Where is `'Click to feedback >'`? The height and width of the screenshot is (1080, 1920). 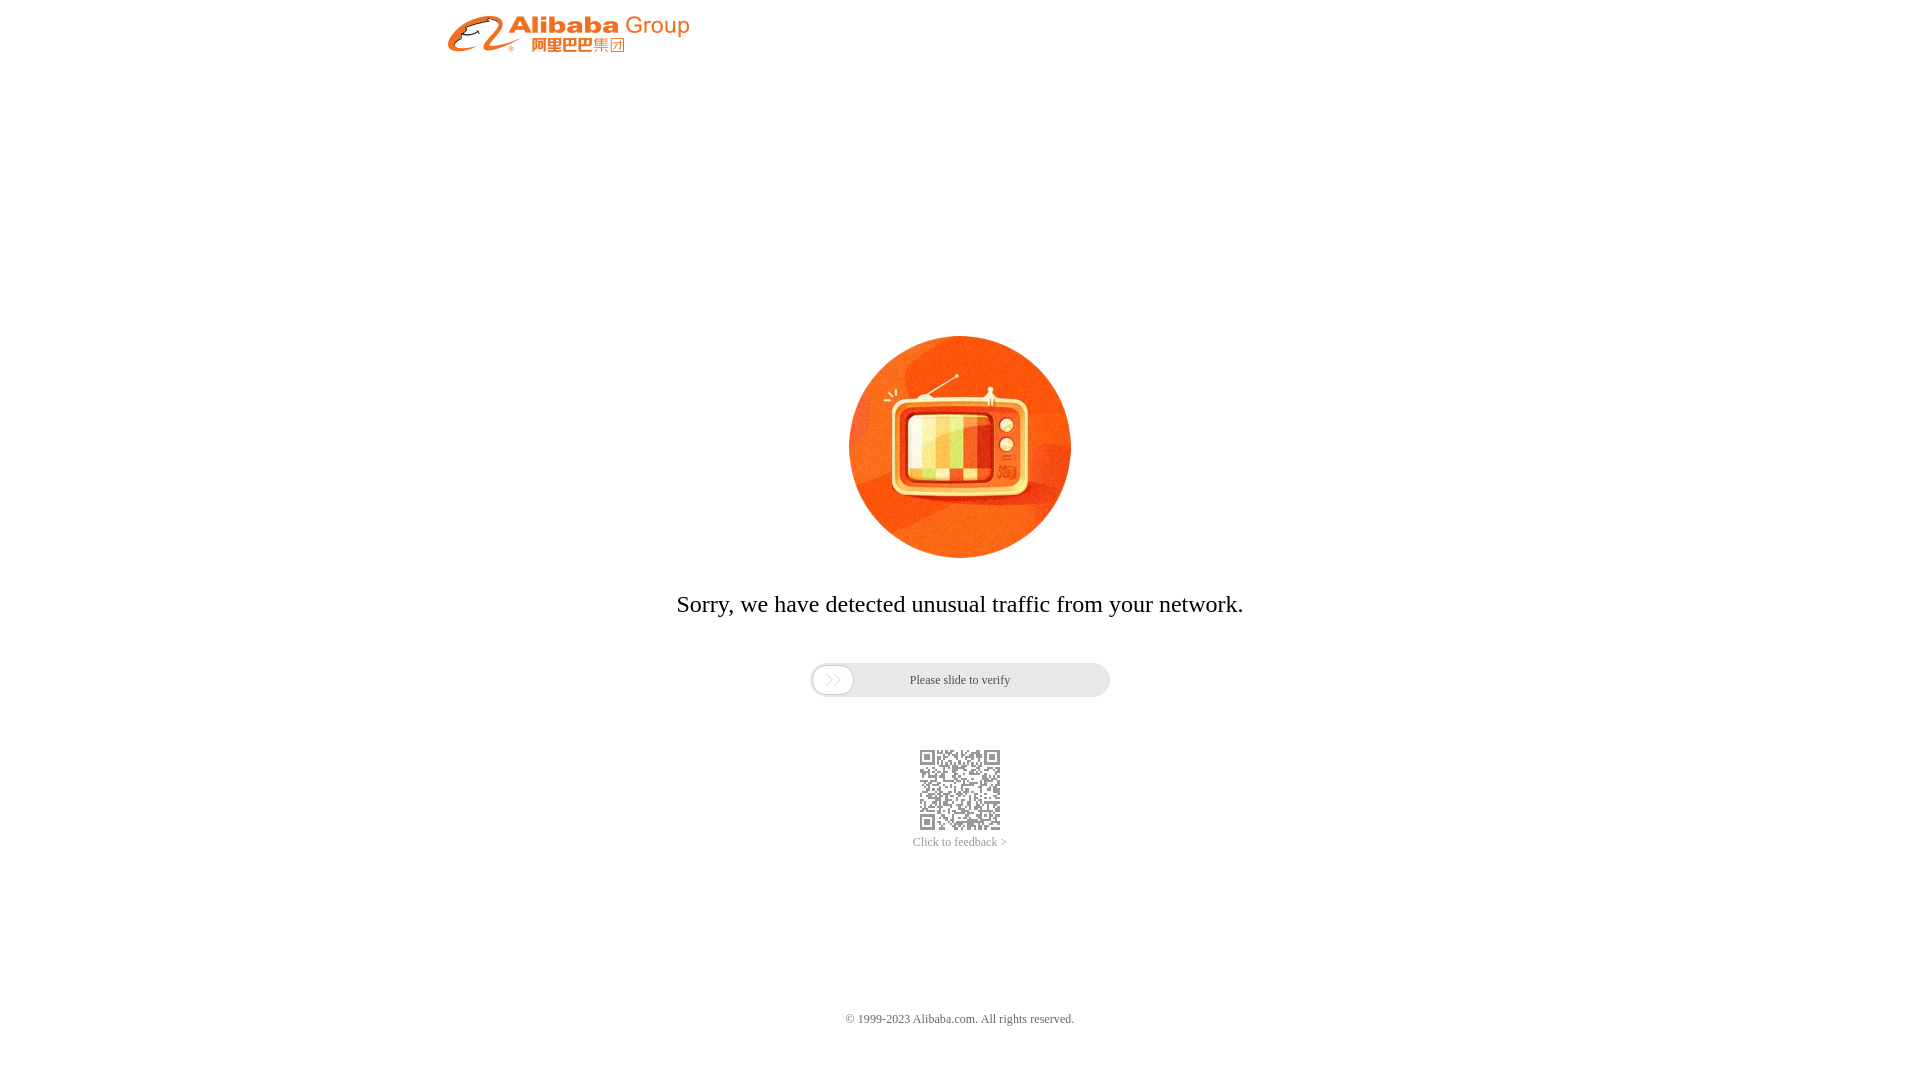
'Click to feedback >' is located at coordinates (960, 842).